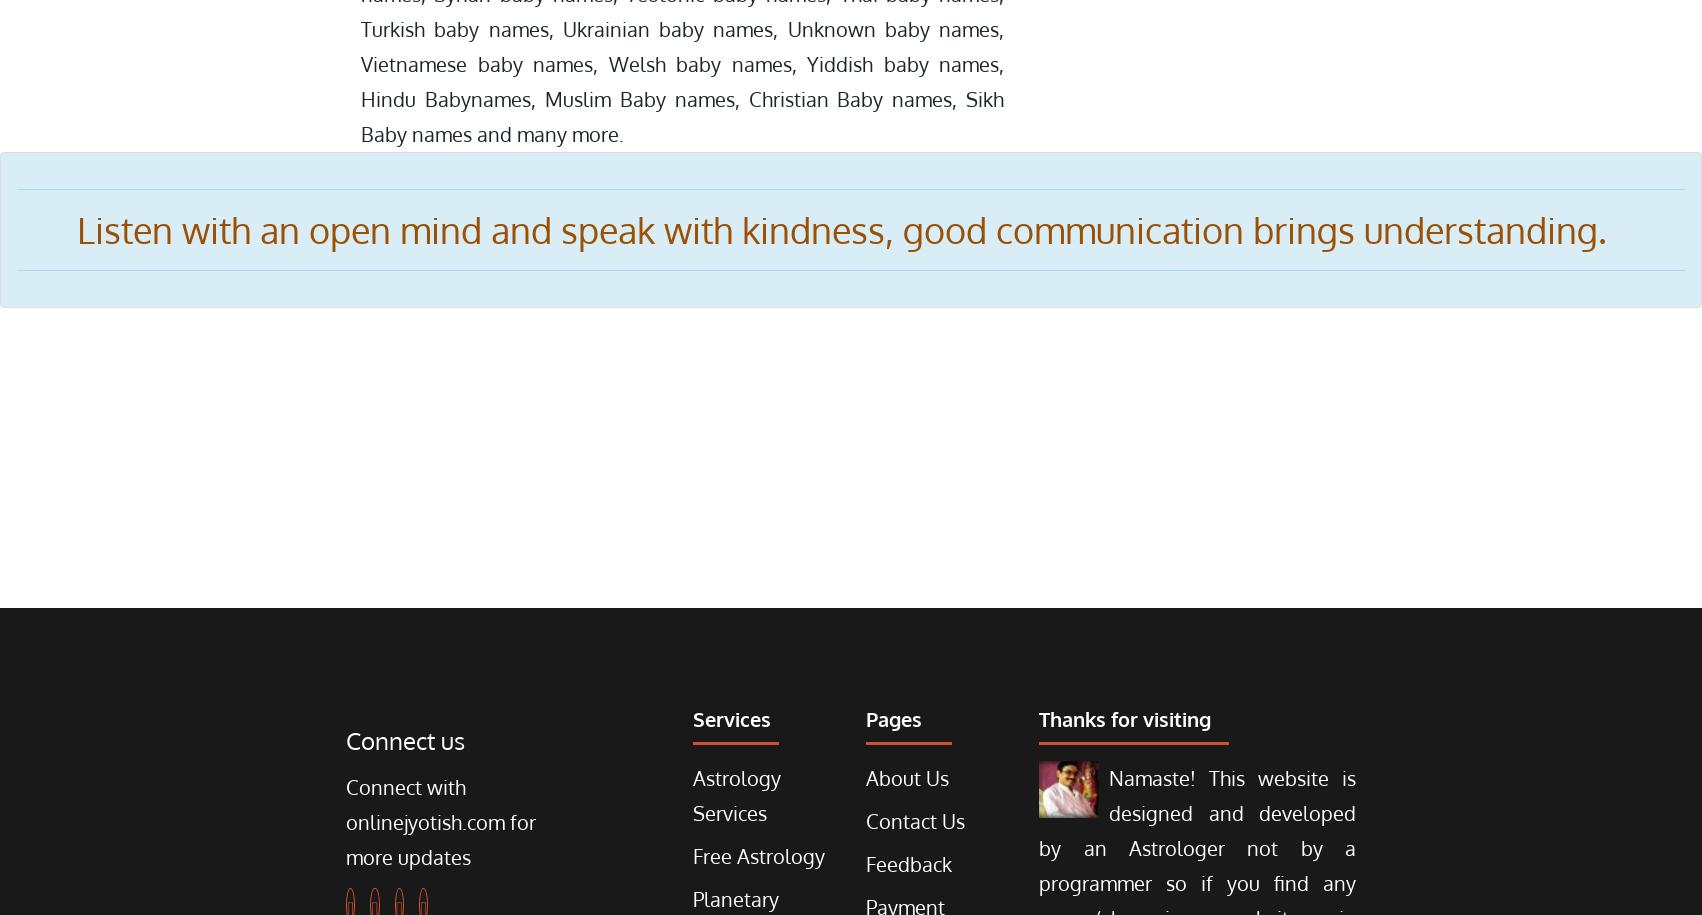 The height and width of the screenshot is (915, 1702). I want to click on 'Astrology Services', so click(734, 794).